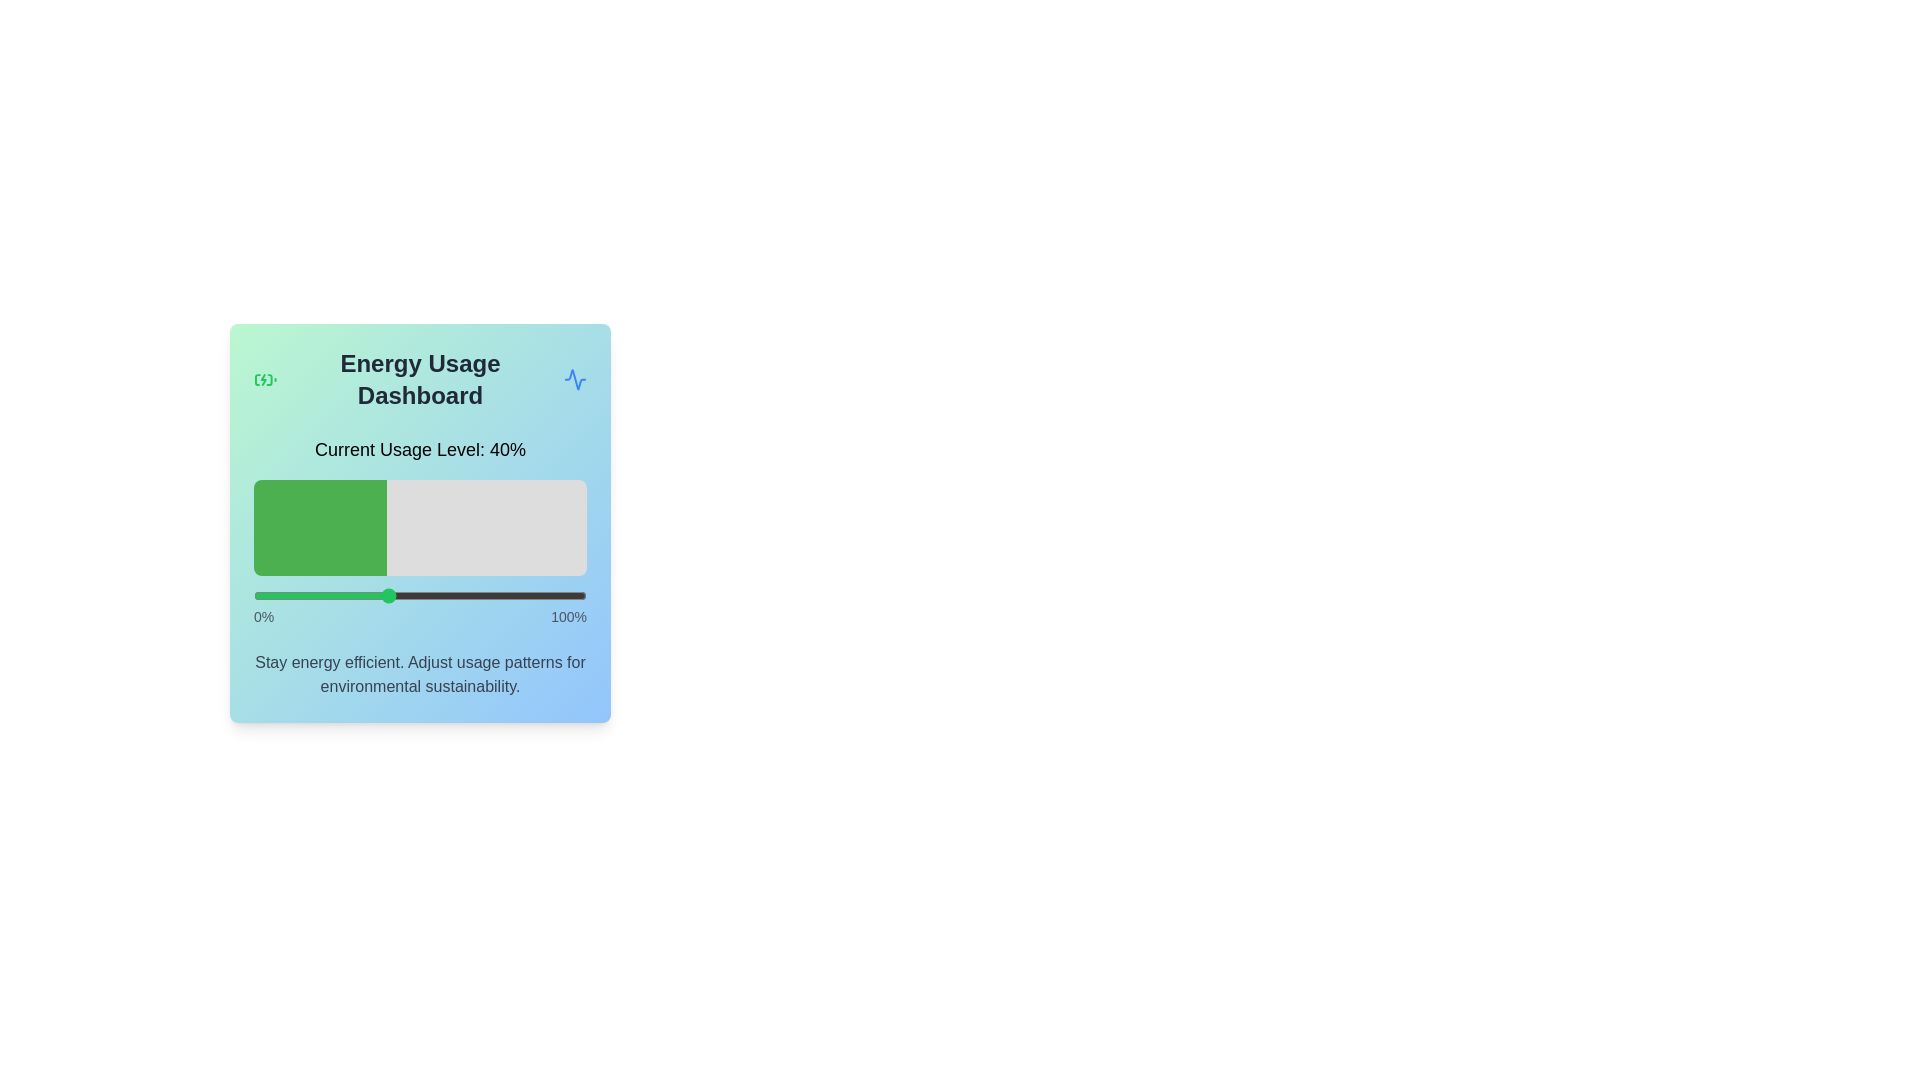 This screenshot has height=1080, width=1920. What do you see at coordinates (426, 595) in the screenshot?
I see `the energy usage level to 52% by dragging the slider` at bounding box center [426, 595].